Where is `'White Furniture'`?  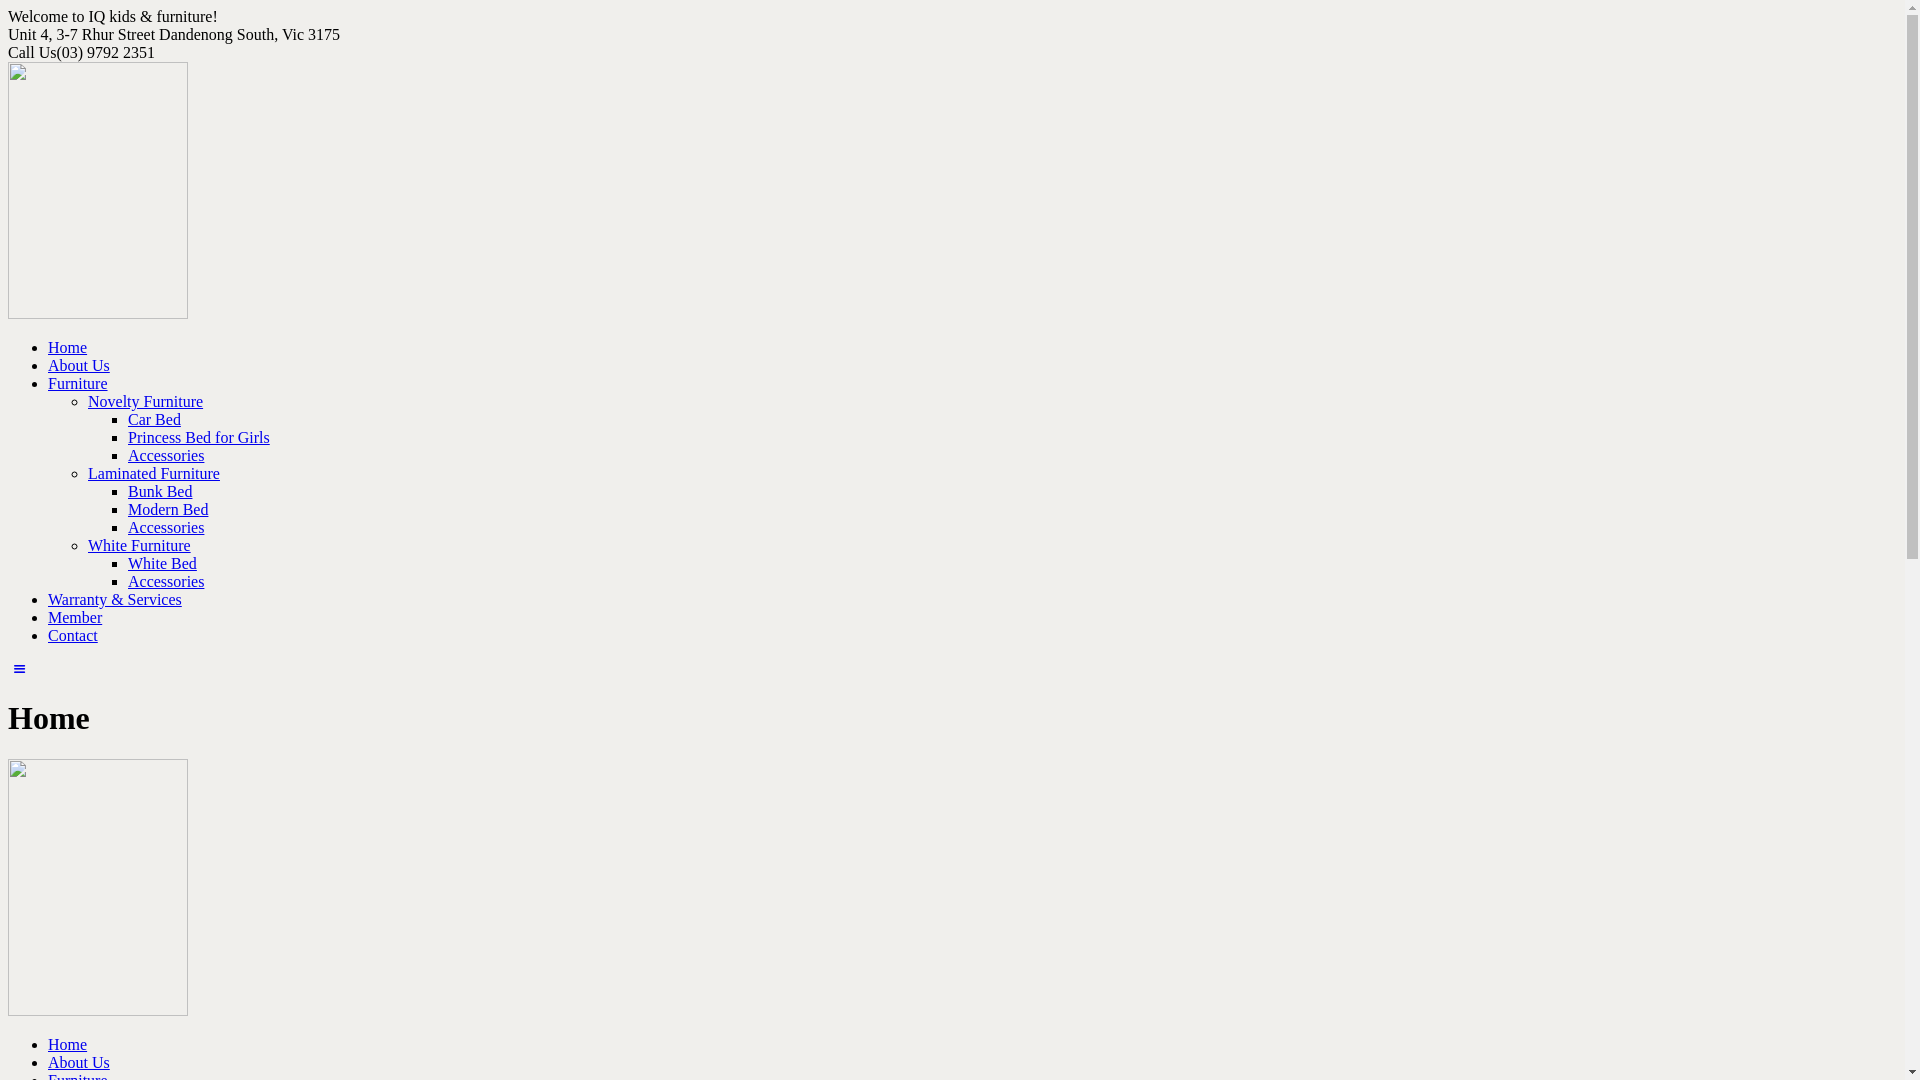 'White Furniture' is located at coordinates (138, 545).